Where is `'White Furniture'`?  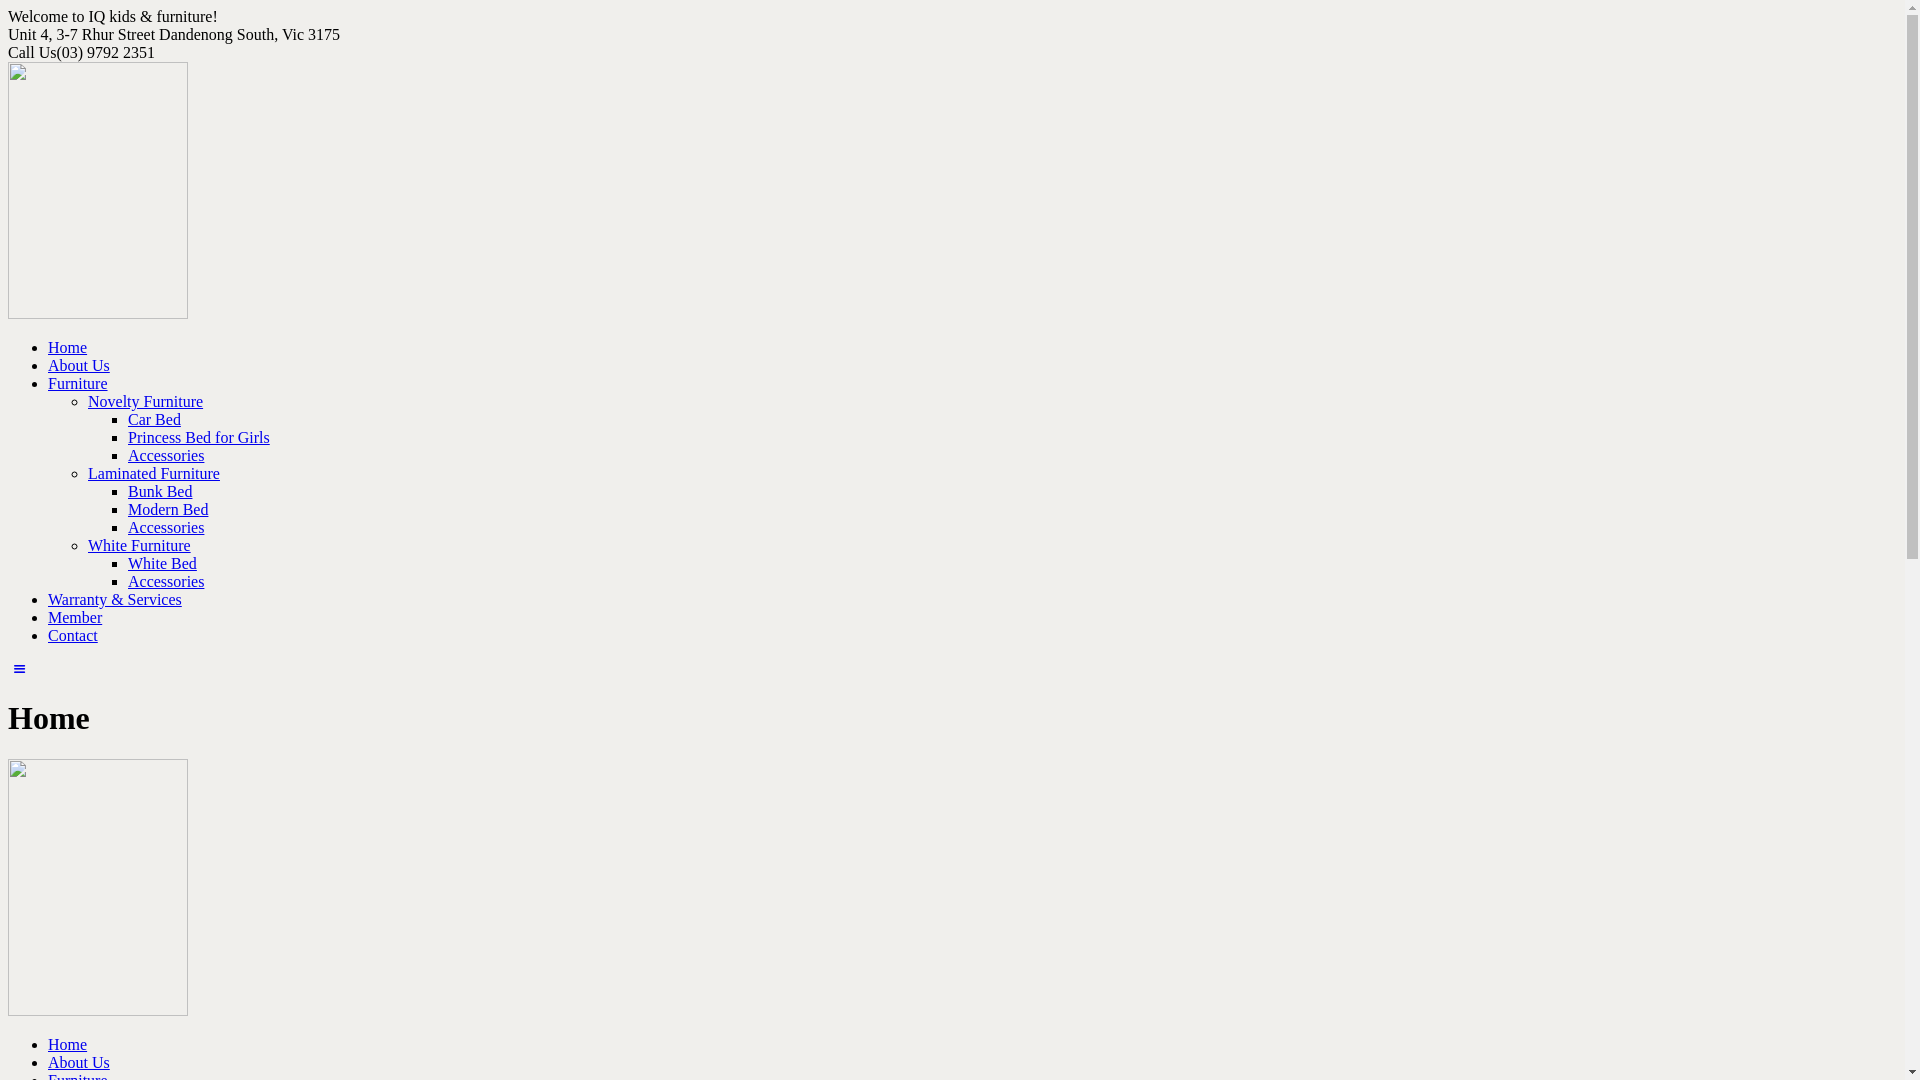 'White Furniture' is located at coordinates (138, 545).